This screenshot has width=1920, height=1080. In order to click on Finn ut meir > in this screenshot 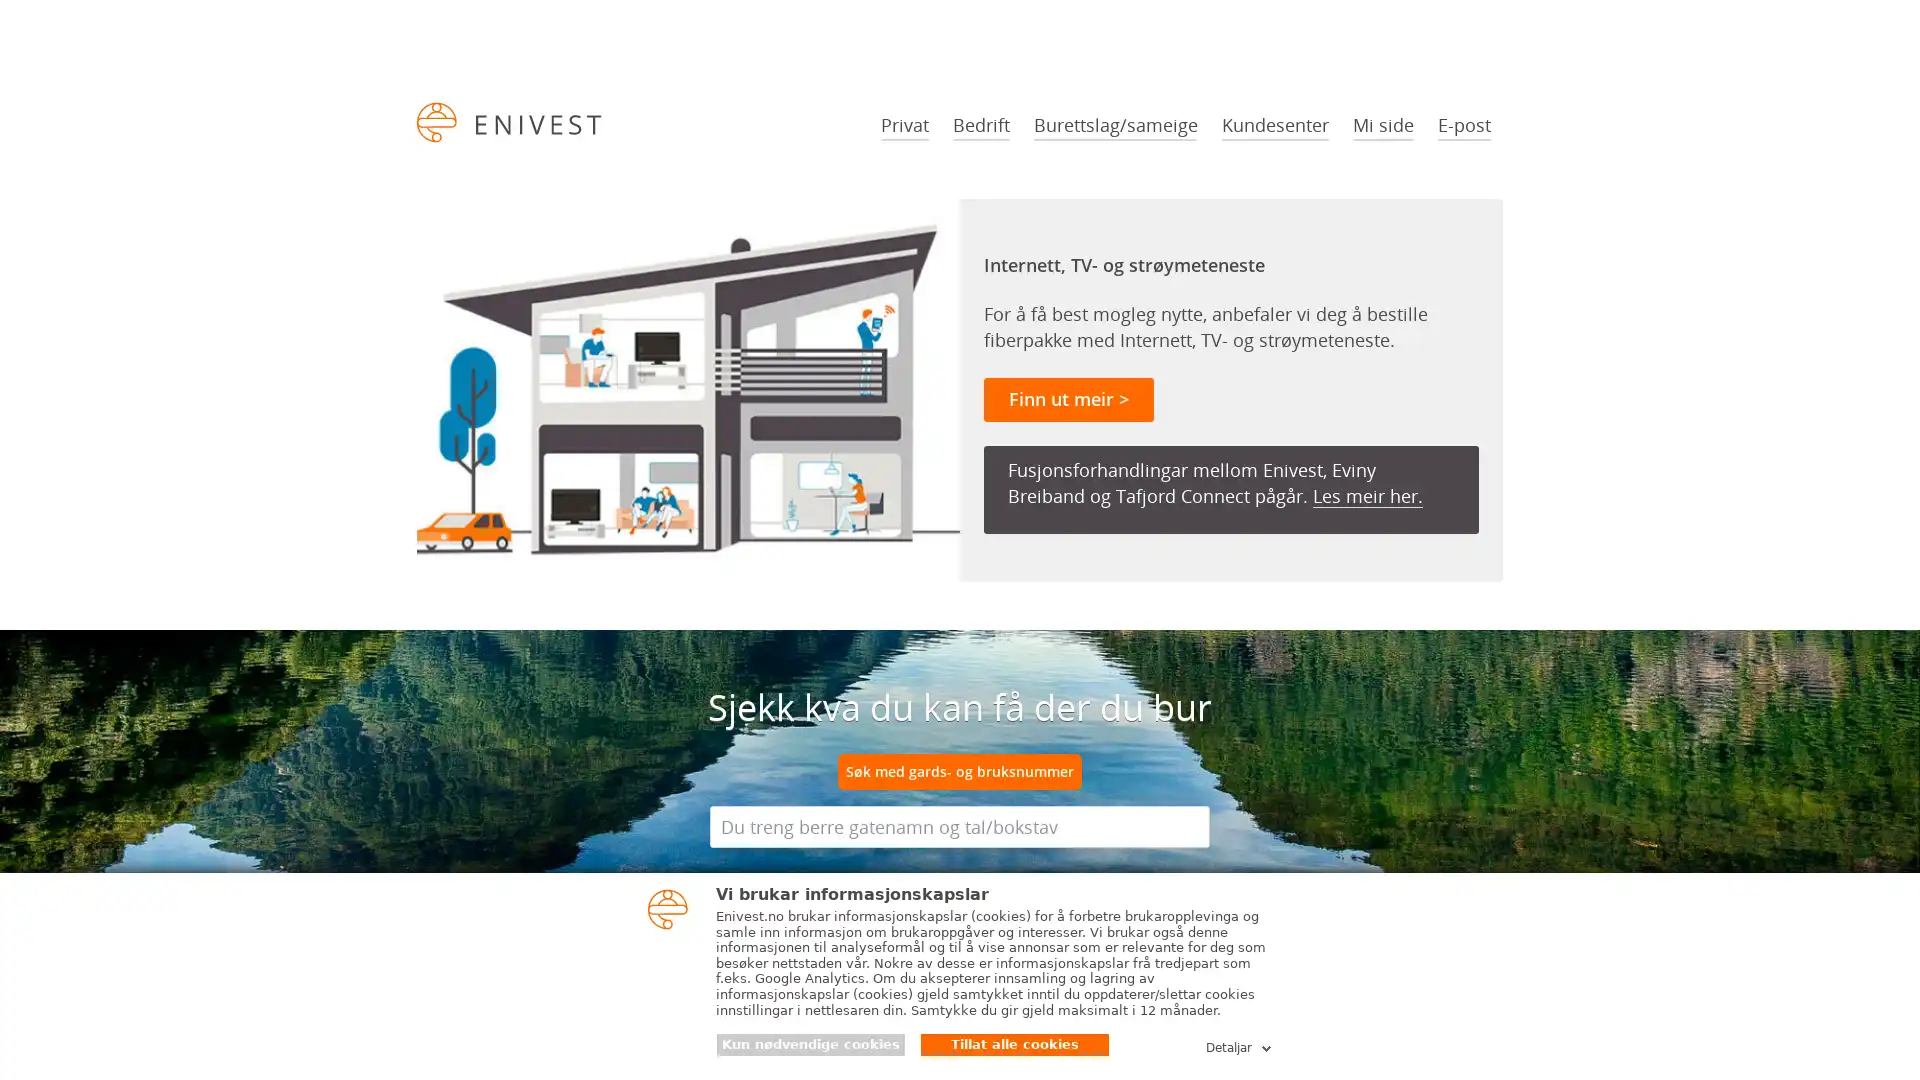, I will do `click(1068, 400)`.